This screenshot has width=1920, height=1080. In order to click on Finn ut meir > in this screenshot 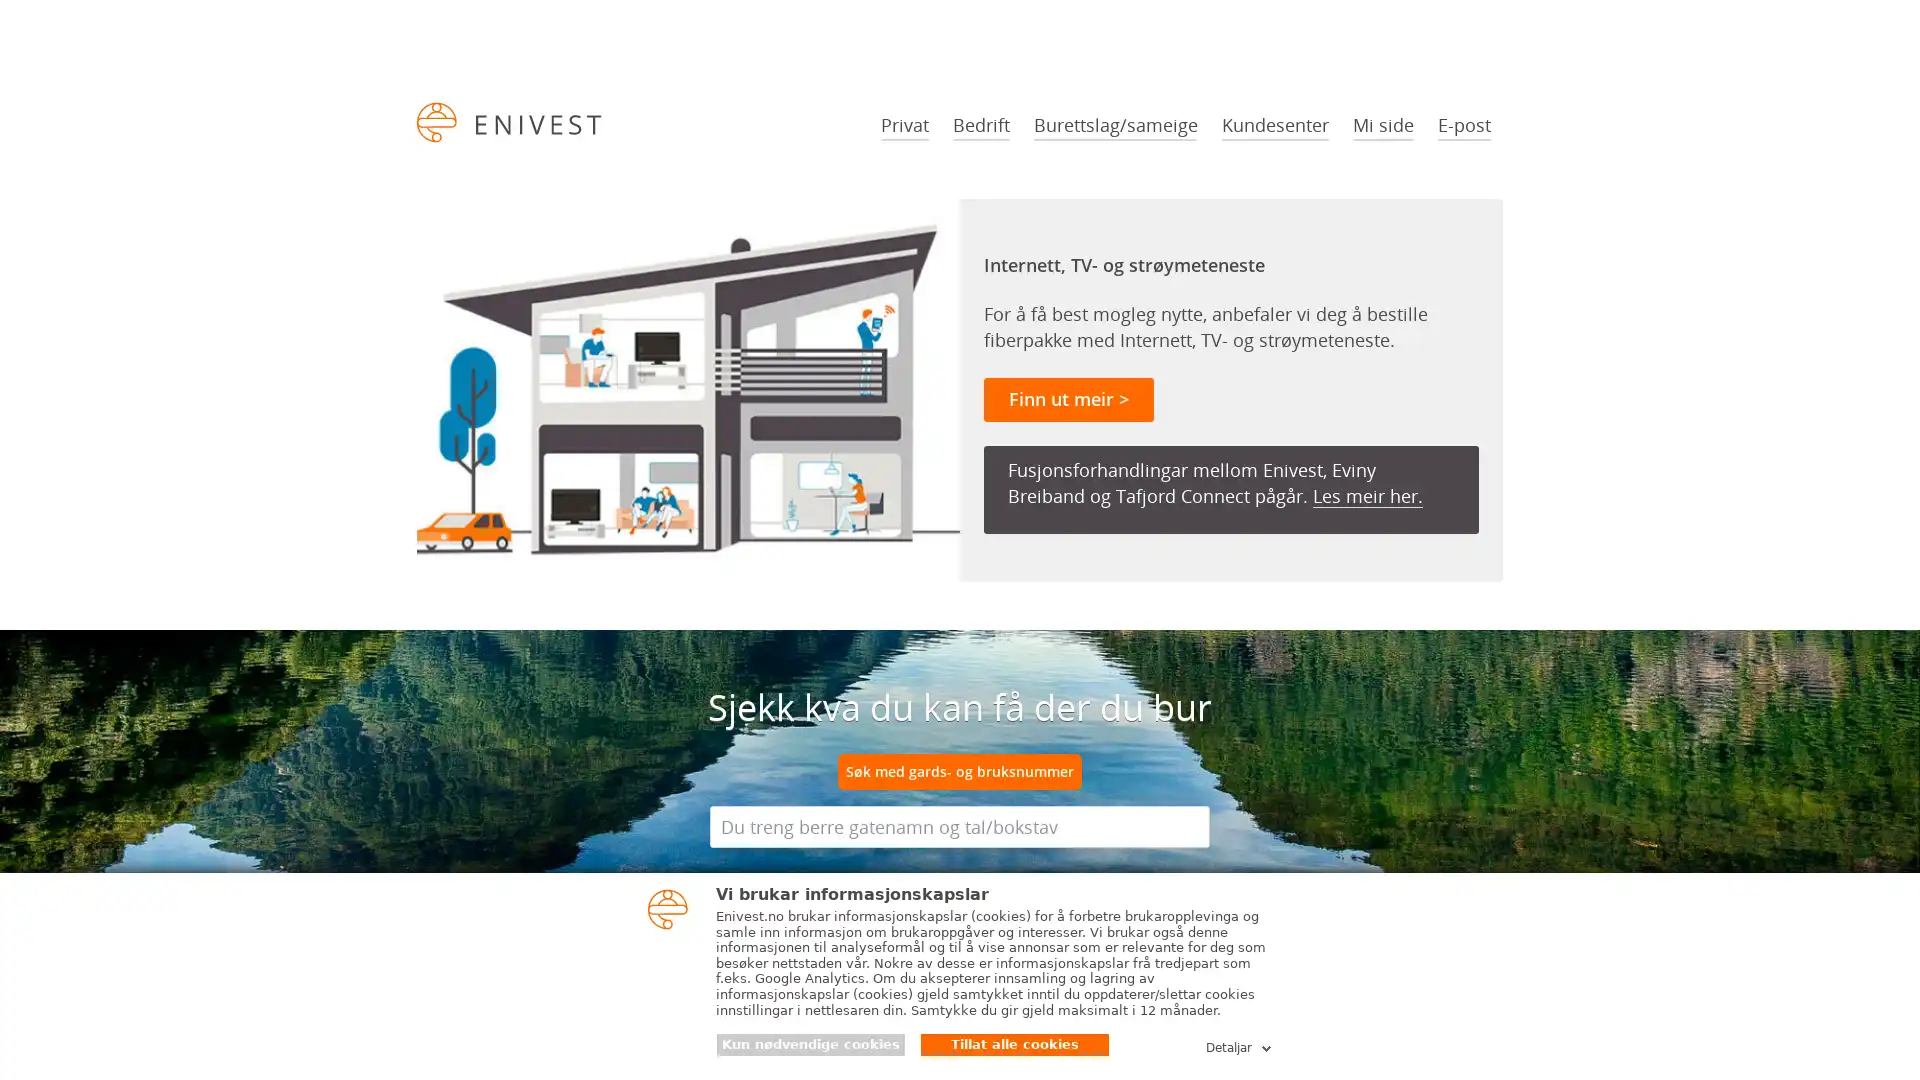, I will do `click(1068, 400)`.